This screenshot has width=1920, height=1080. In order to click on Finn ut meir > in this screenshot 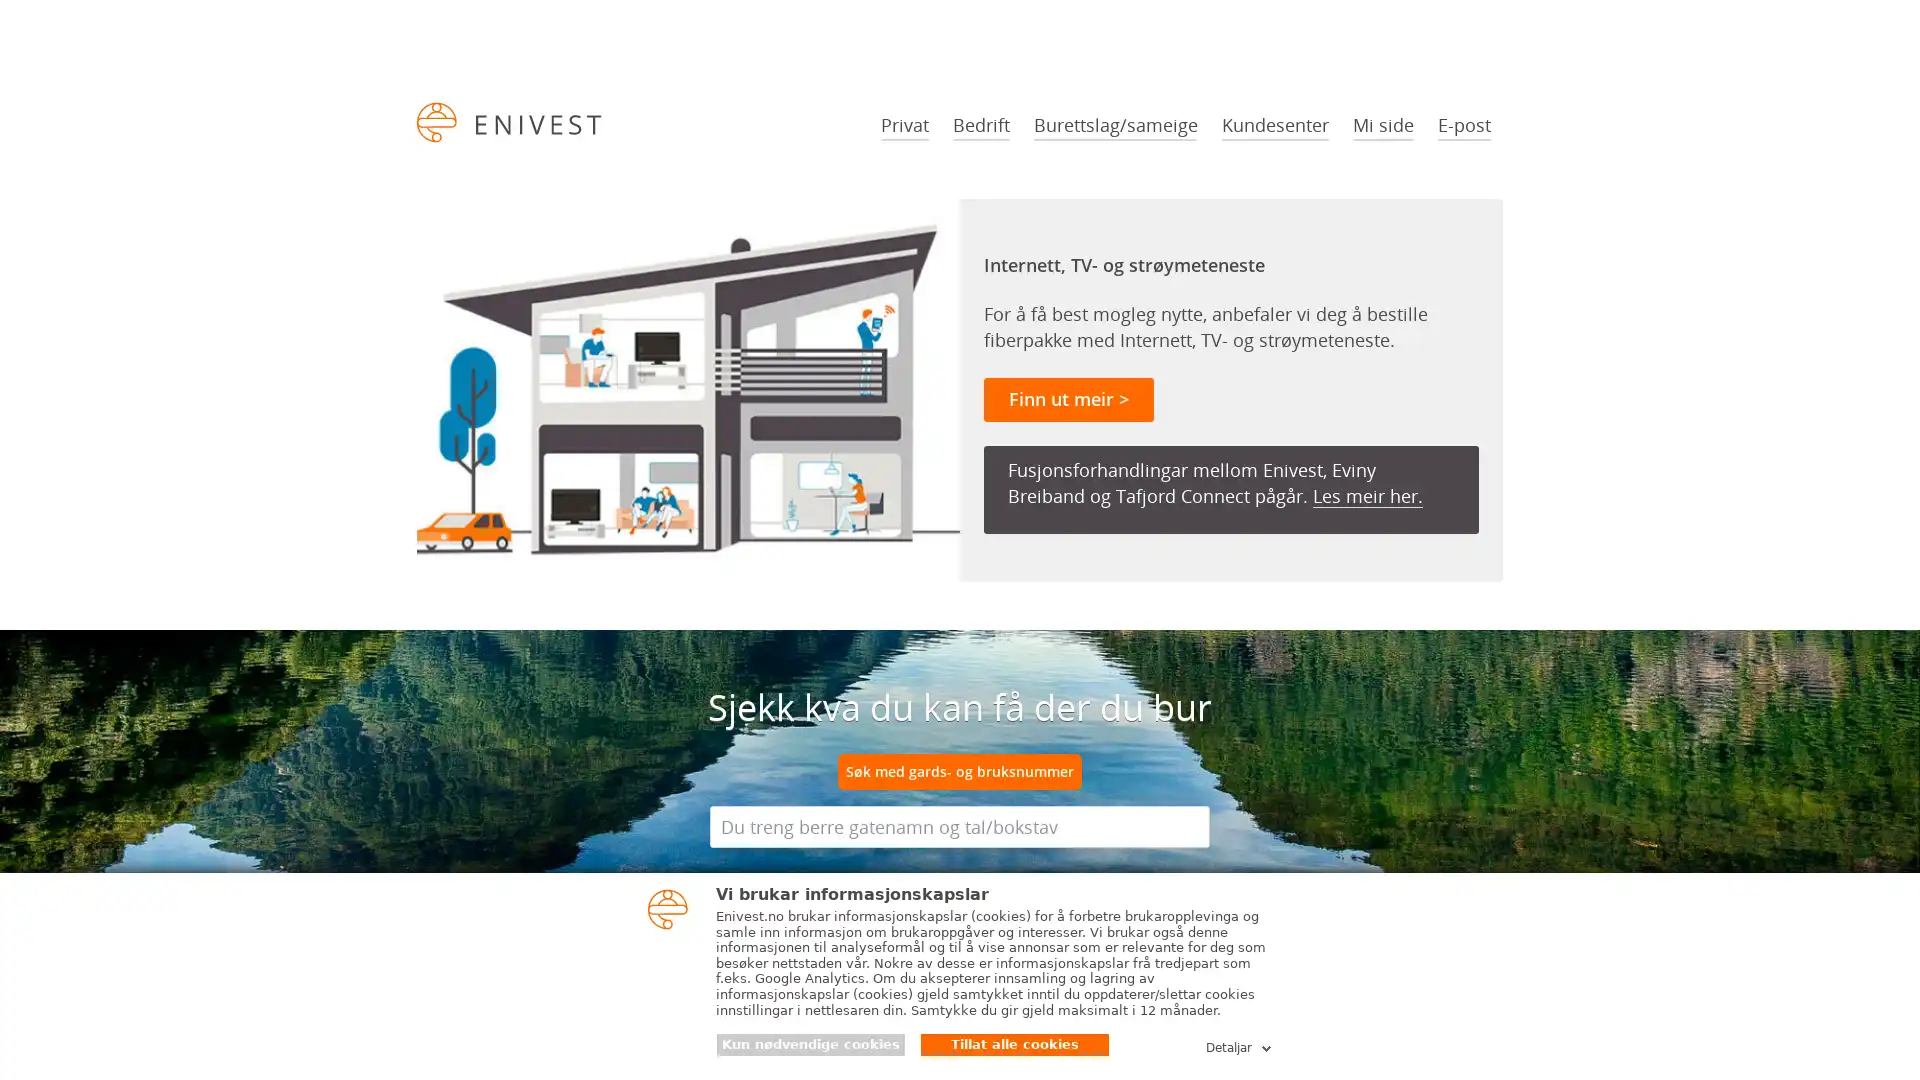, I will do `click(1068, 400)`.